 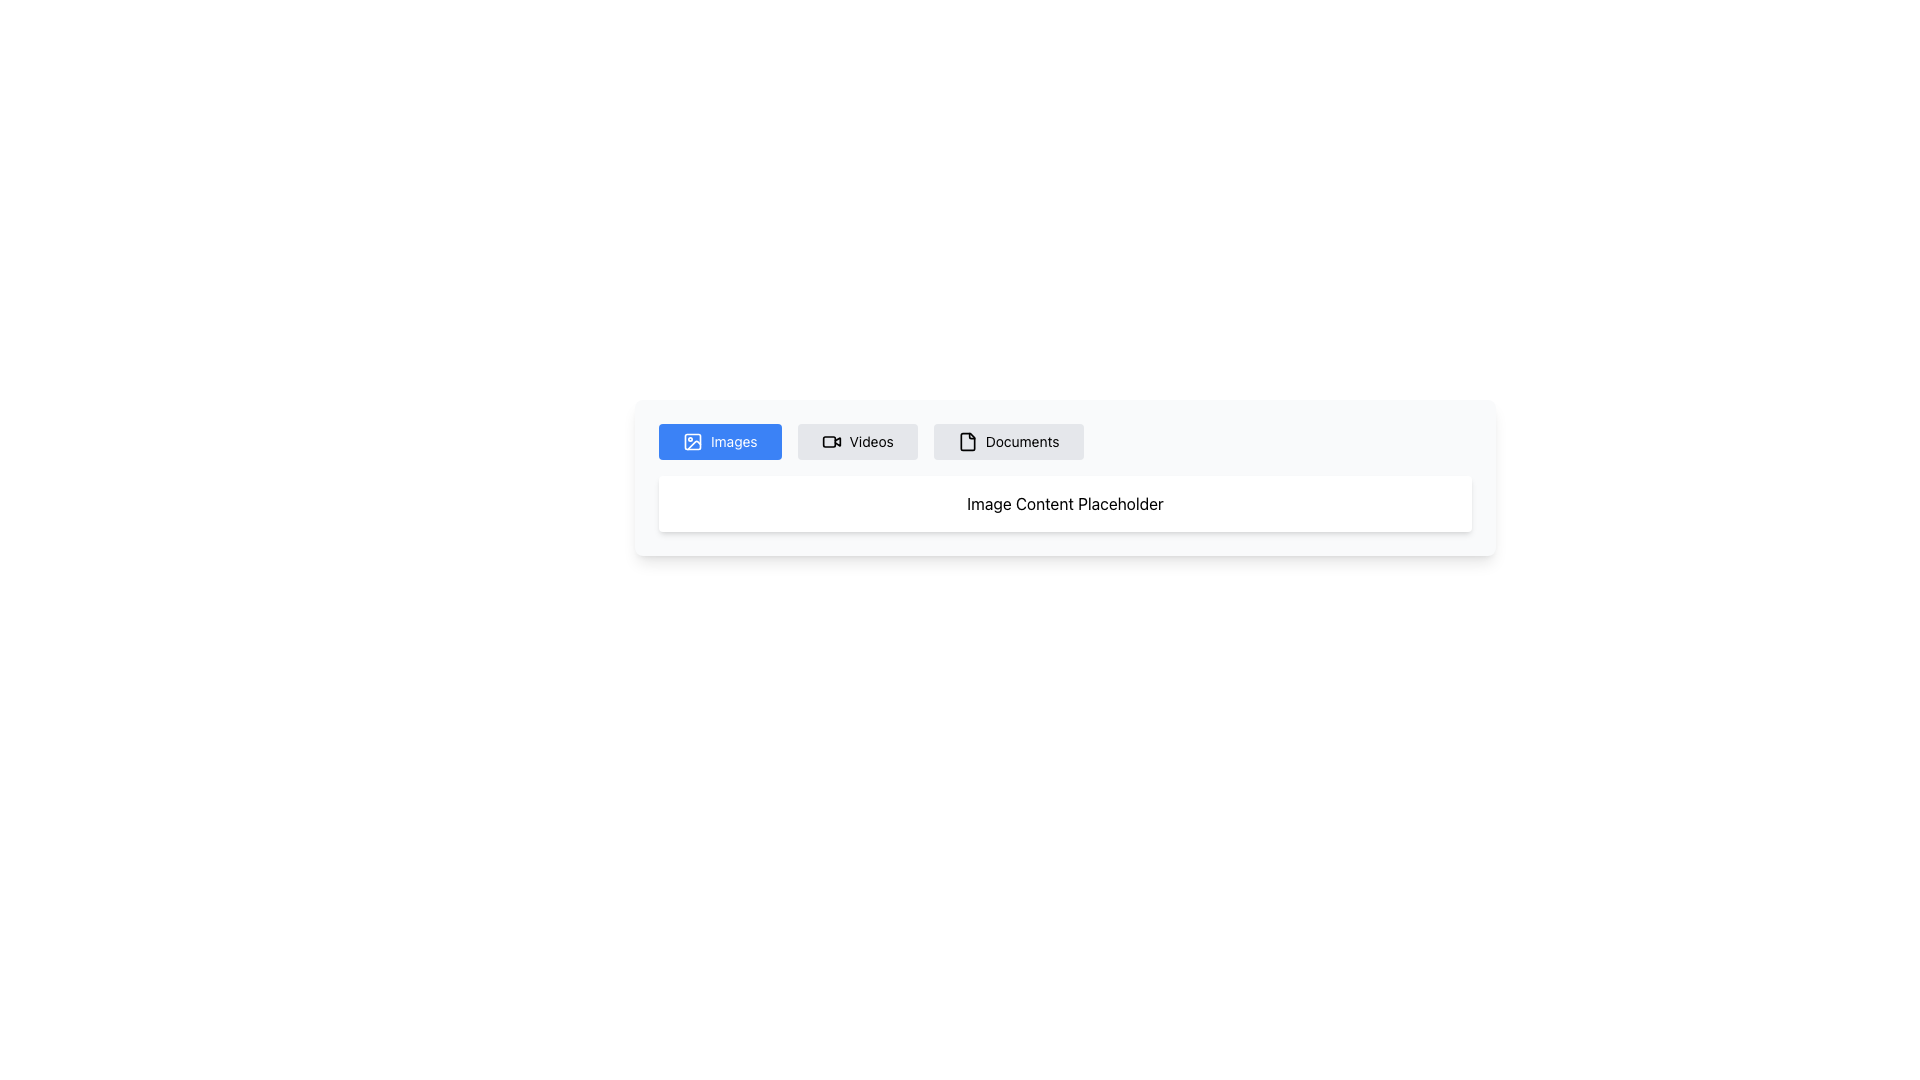 What do you see at coordinates (871, 441) in the screenshot?
I see `the label that represents a selectable tab for navigating to the video section, which is located to the right of the video camera icon and is the third element in the group` at bounding box center [871, 441].